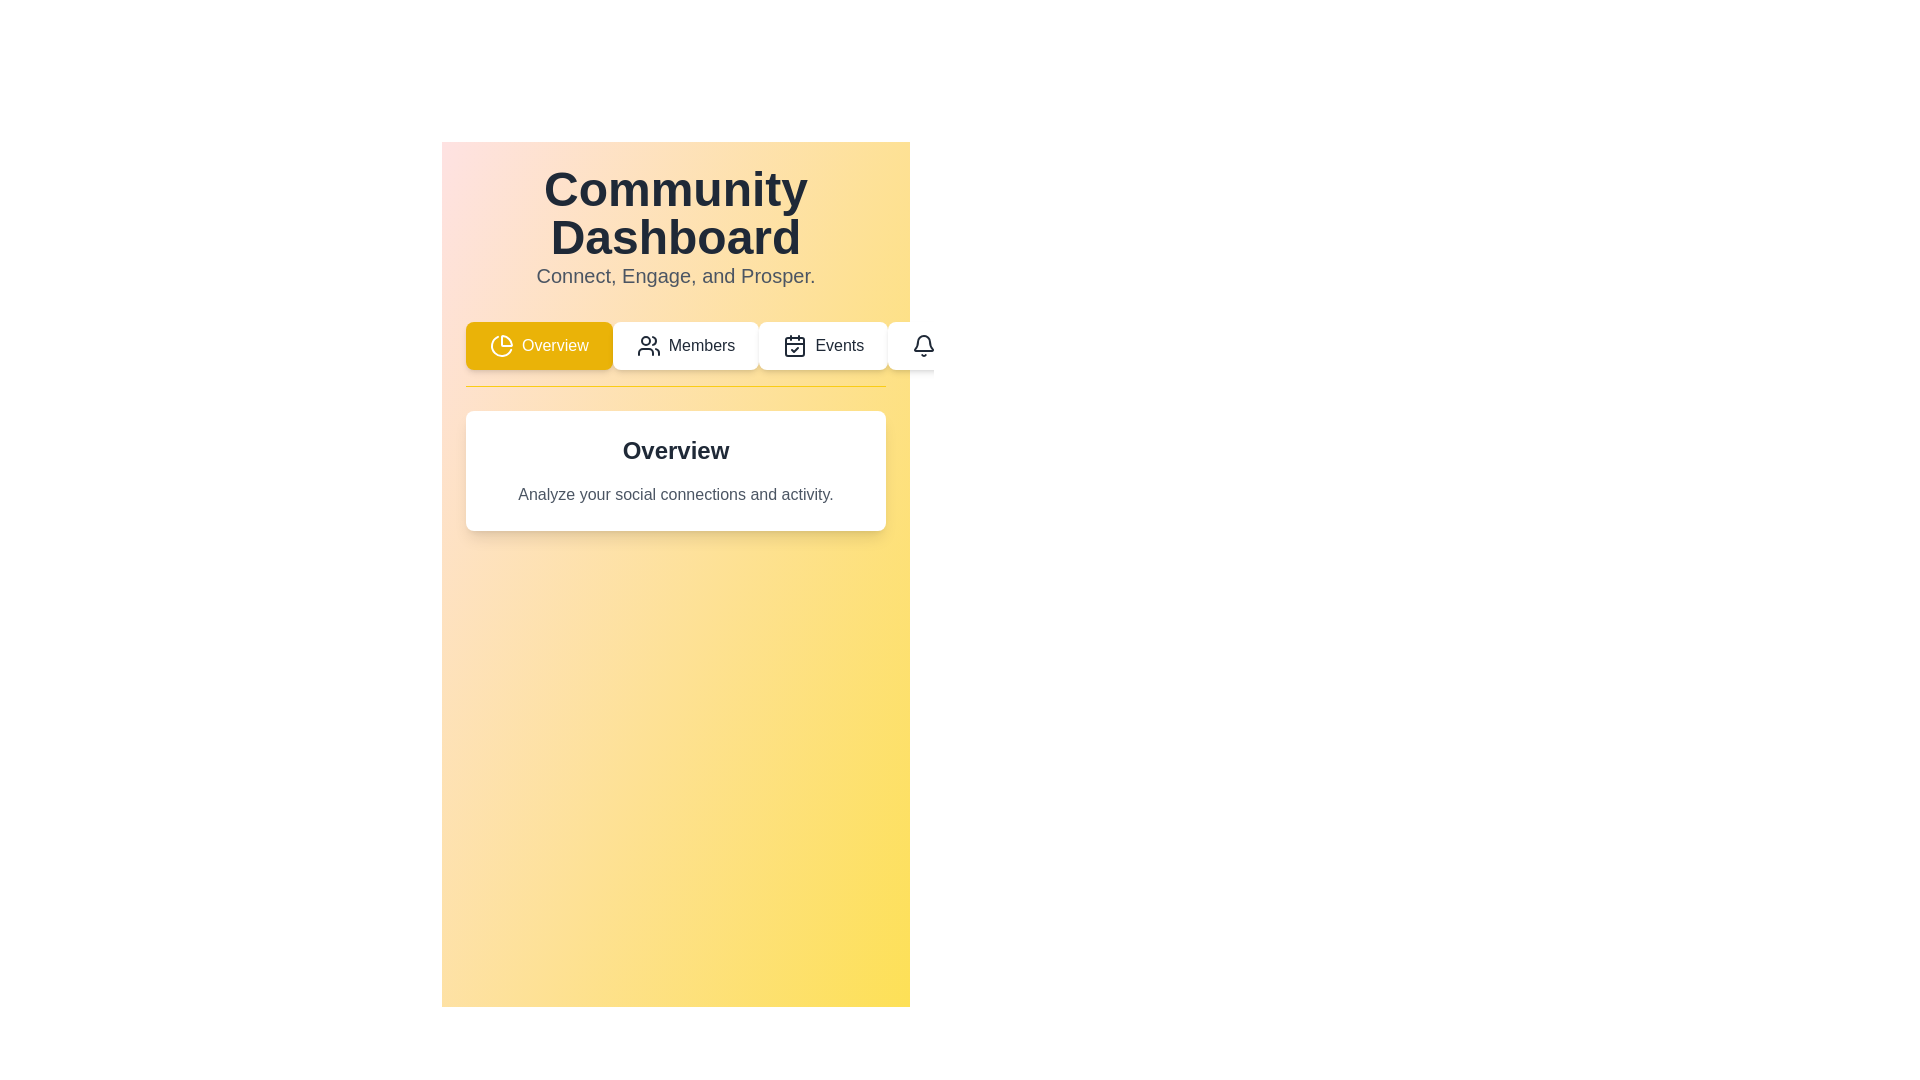 The width and height of the screenshot is (1920, 1080). I want to click on the button labeled Members, so click(686, 345).